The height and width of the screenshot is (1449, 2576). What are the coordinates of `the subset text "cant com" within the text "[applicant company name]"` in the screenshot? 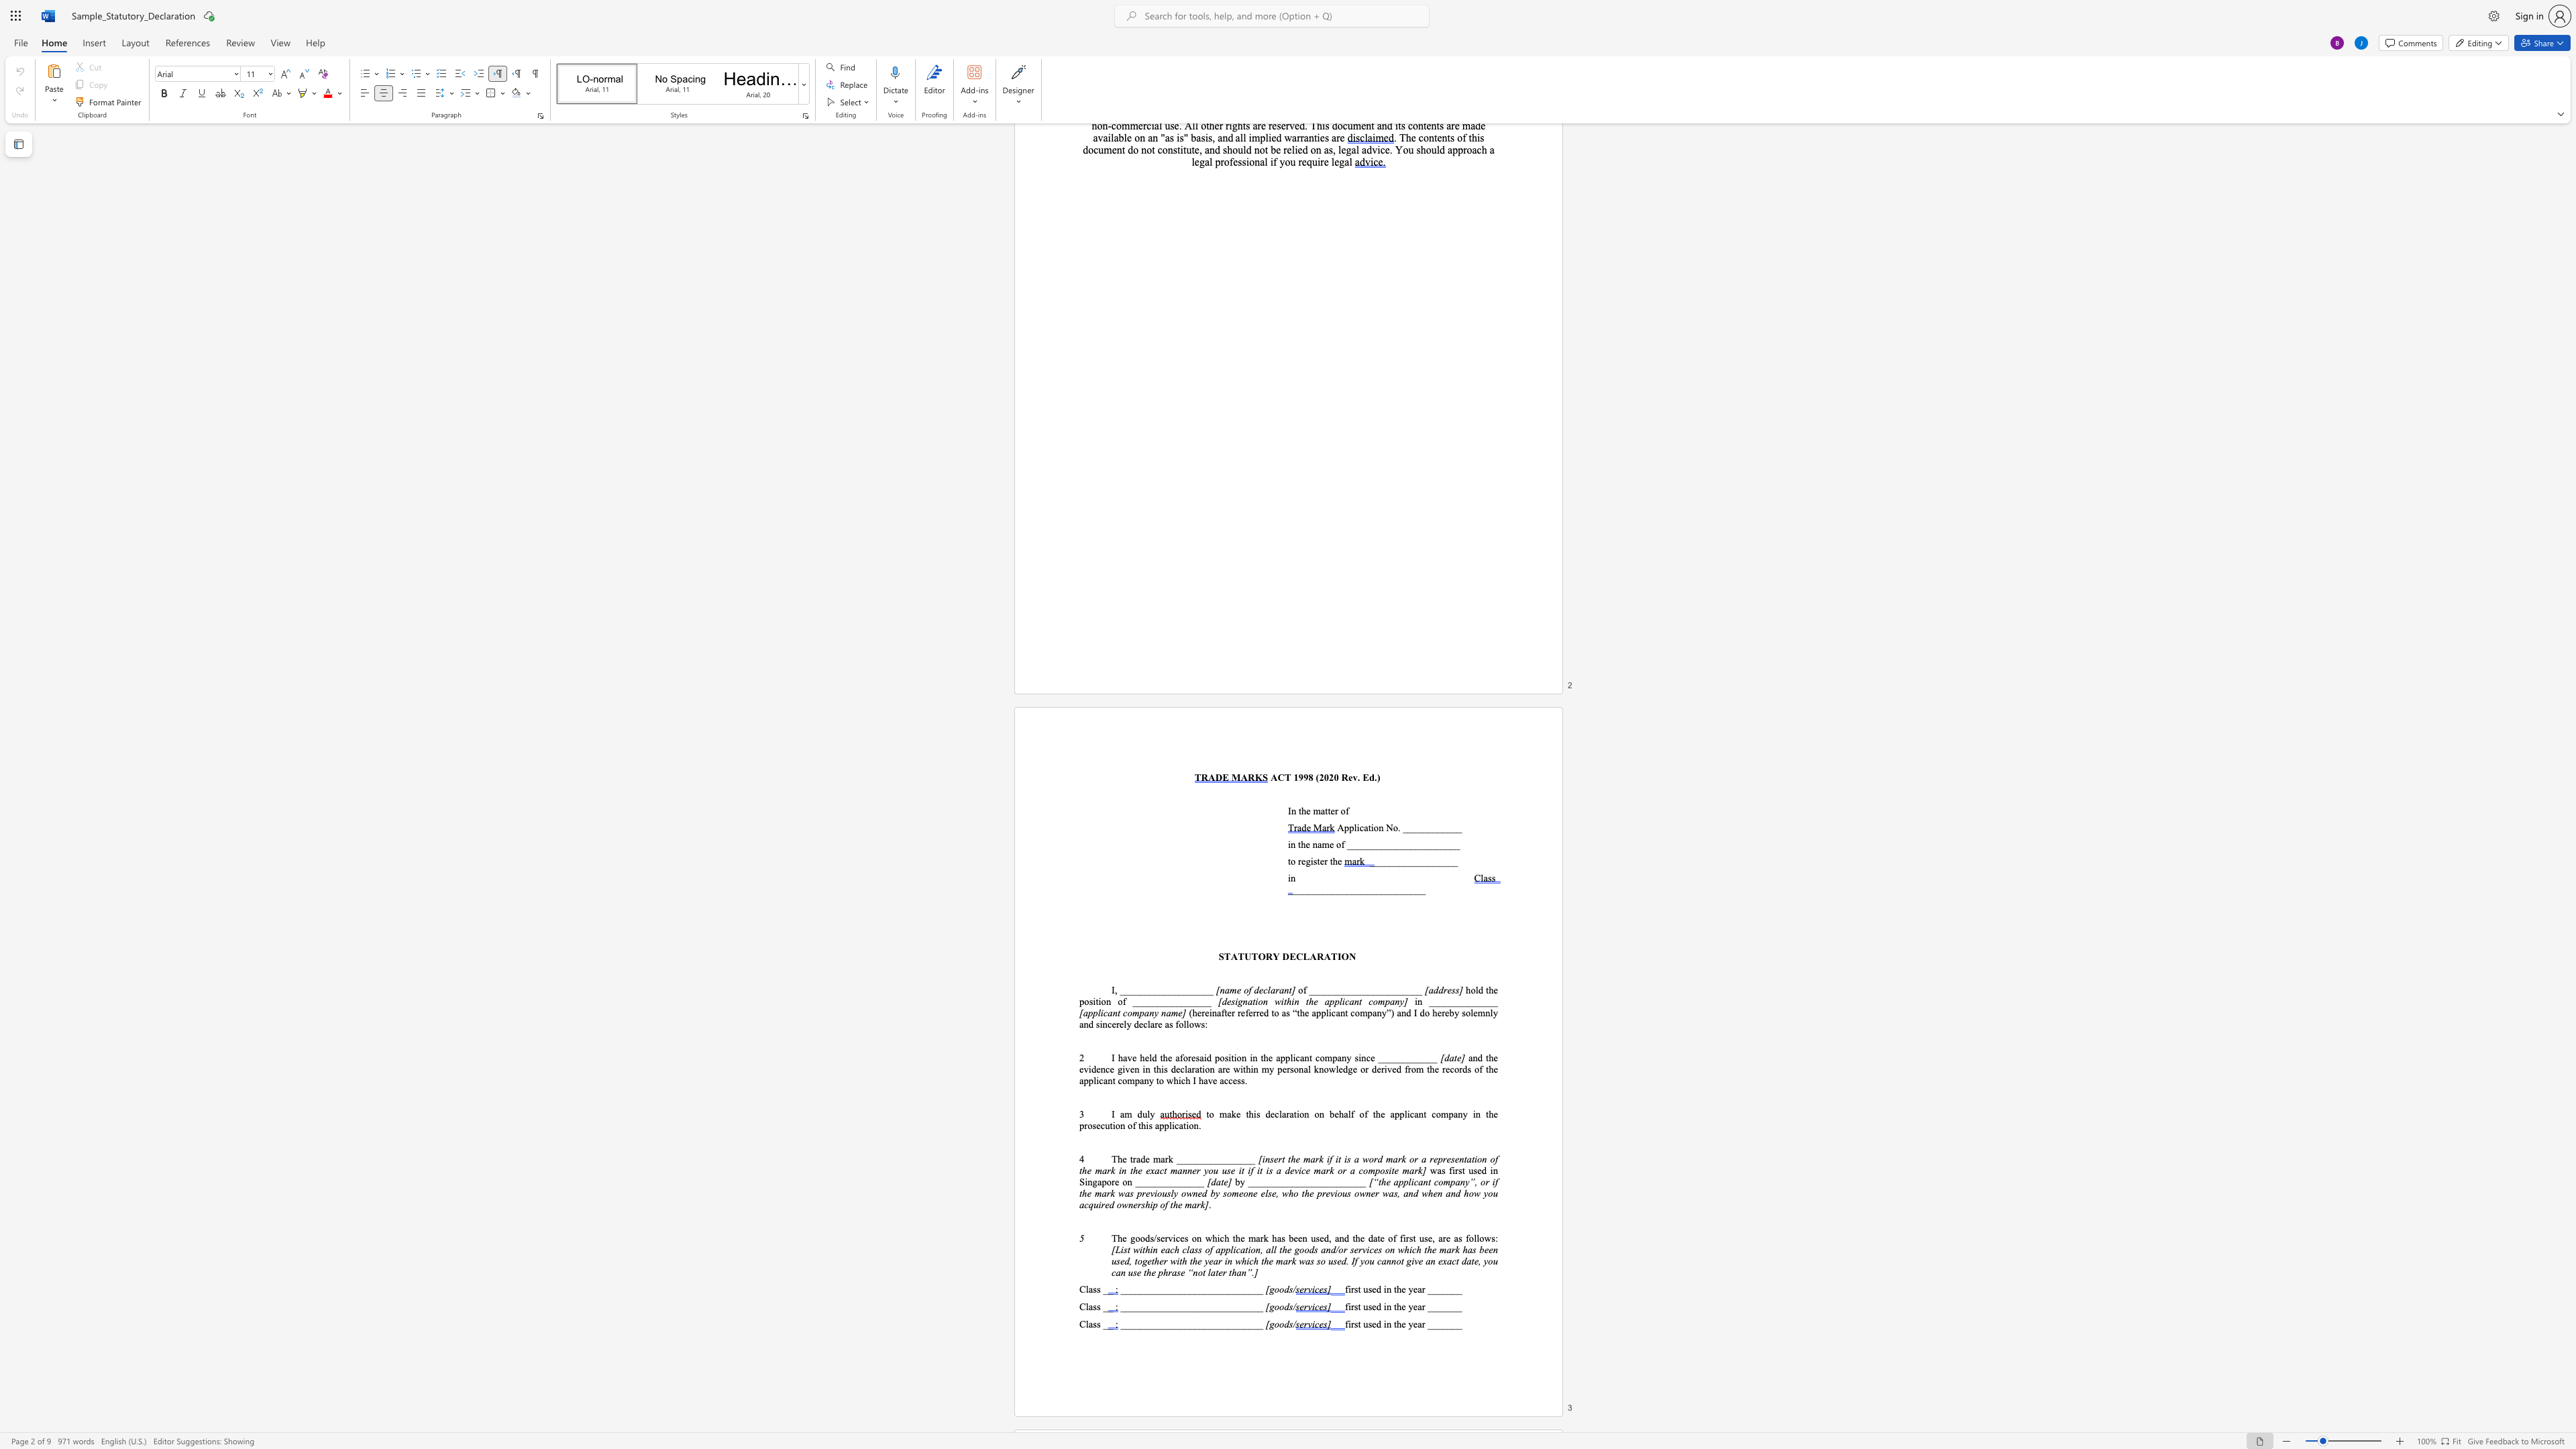 It's located at (1103, 1012).